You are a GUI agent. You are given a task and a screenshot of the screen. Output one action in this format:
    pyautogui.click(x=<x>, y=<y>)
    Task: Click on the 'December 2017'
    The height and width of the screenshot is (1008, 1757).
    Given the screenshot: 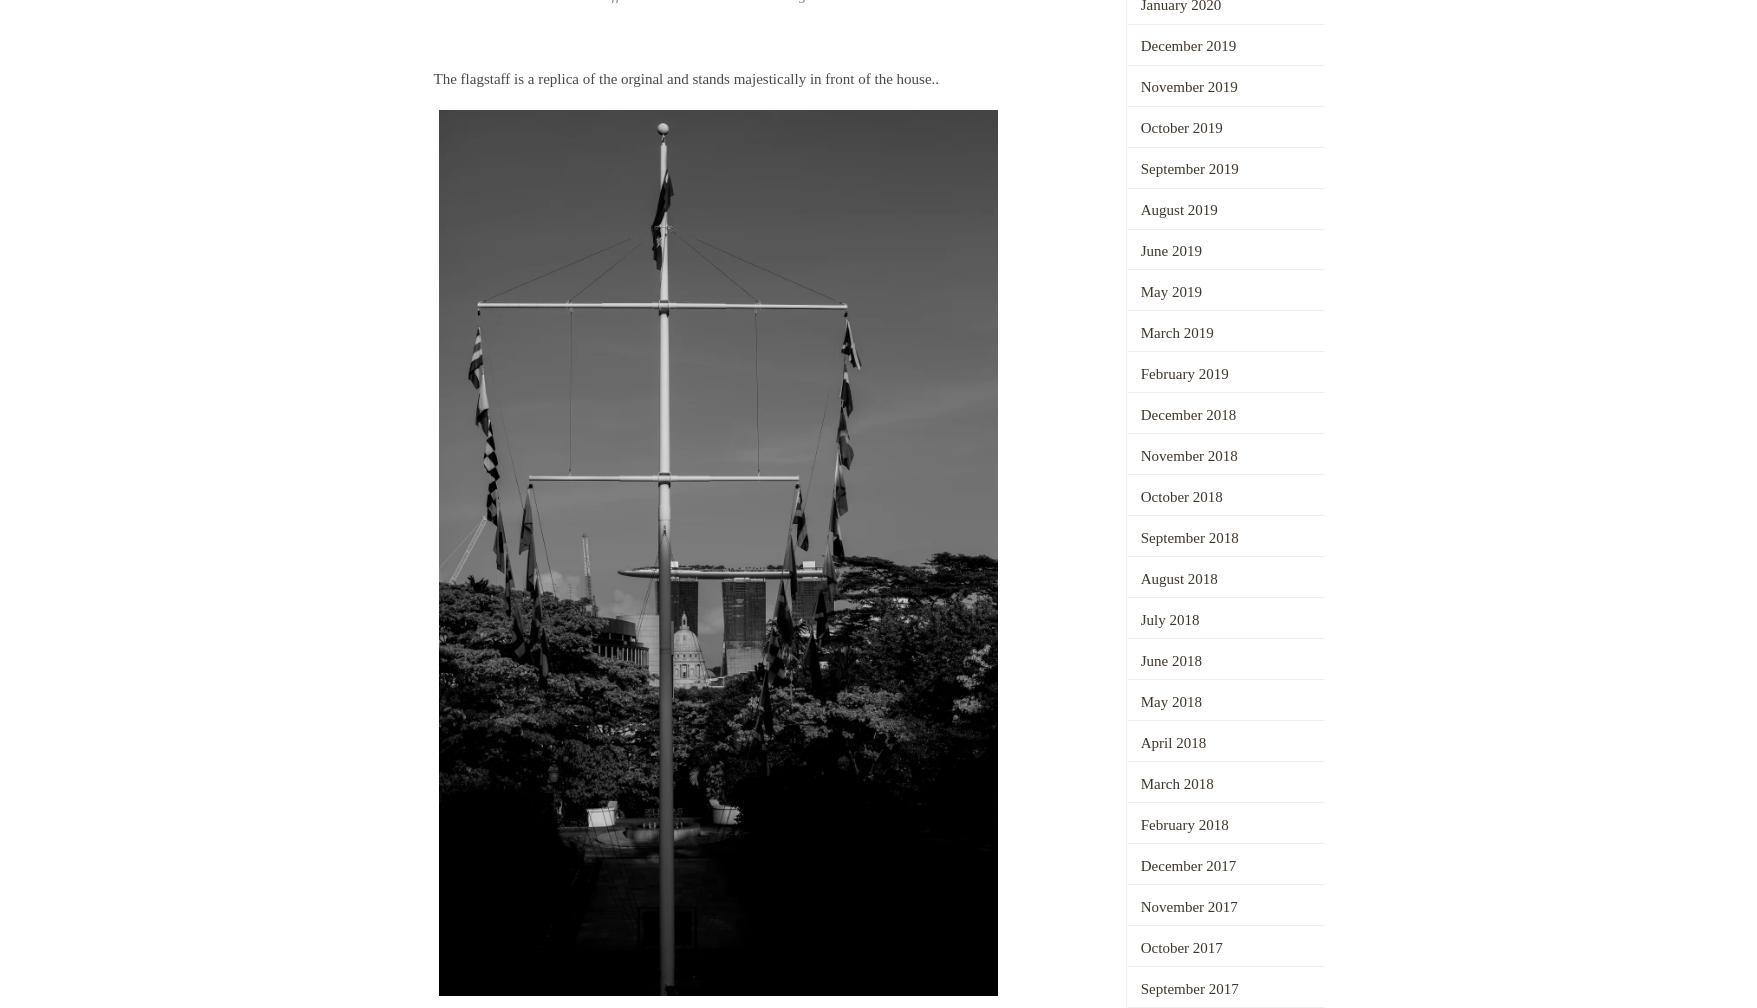 What is the action you would take?
    pyautogui.click(x=1187, y=864)
    